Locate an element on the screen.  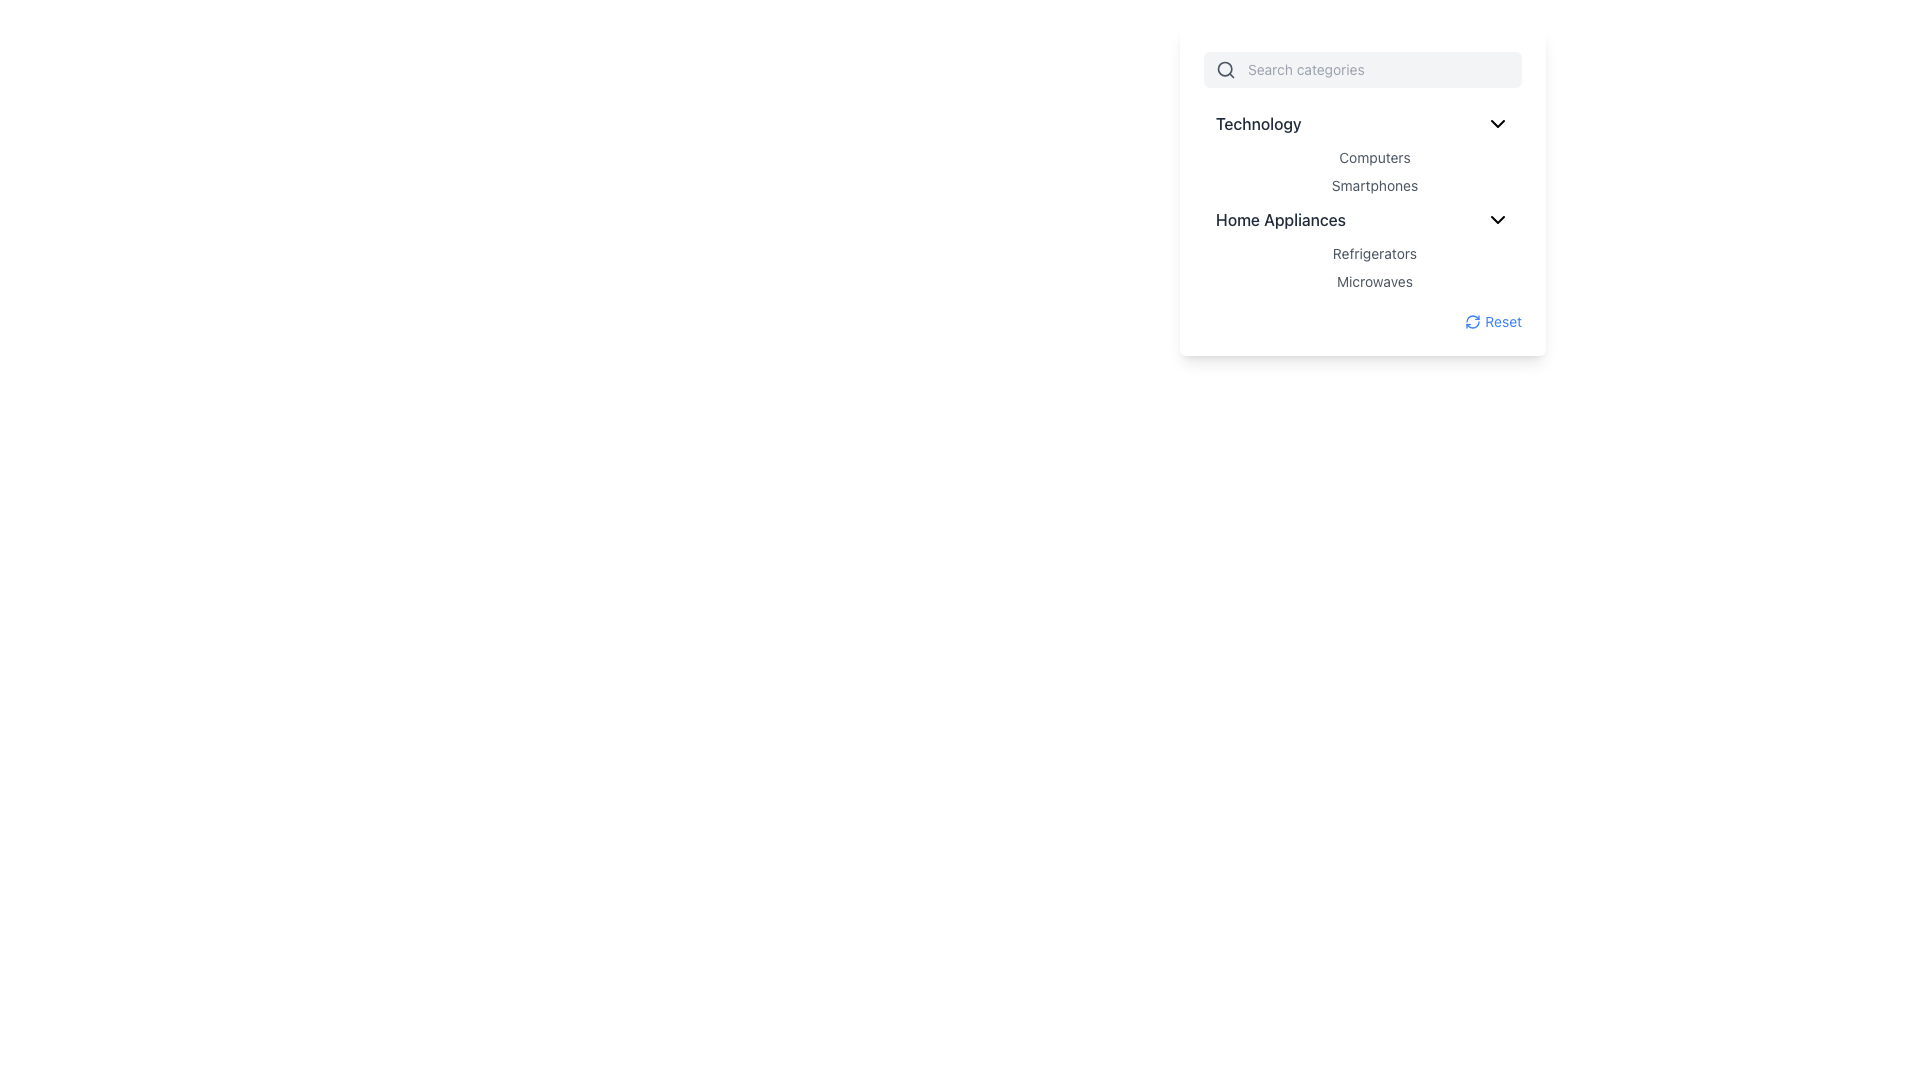
the 'Home Appliances' text label within the 'Technology' category dropdown menu is located at coordinates (1281, 219).